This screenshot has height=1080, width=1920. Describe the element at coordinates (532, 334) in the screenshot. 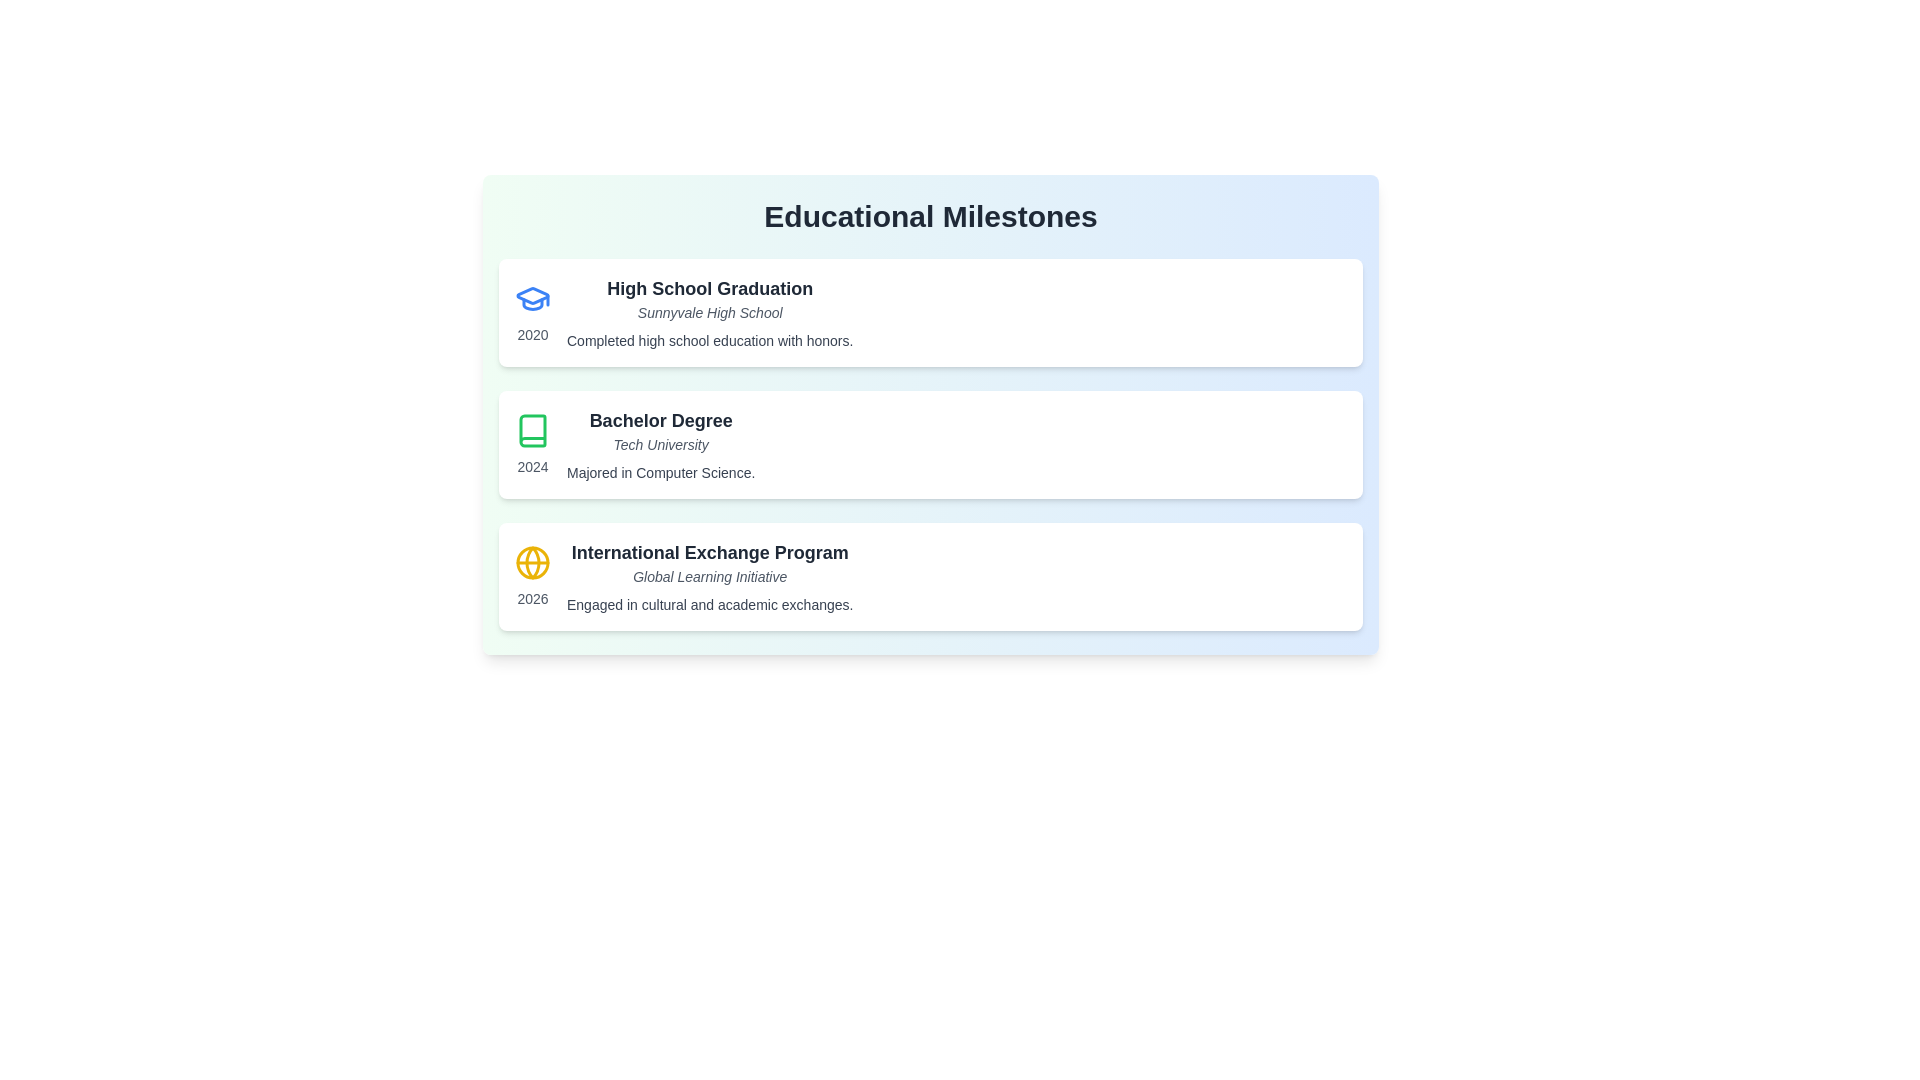

I see `the text label indicating the year for the milestone entry, which is located beneath a graduation cap icon and above the milestone description` at that location.